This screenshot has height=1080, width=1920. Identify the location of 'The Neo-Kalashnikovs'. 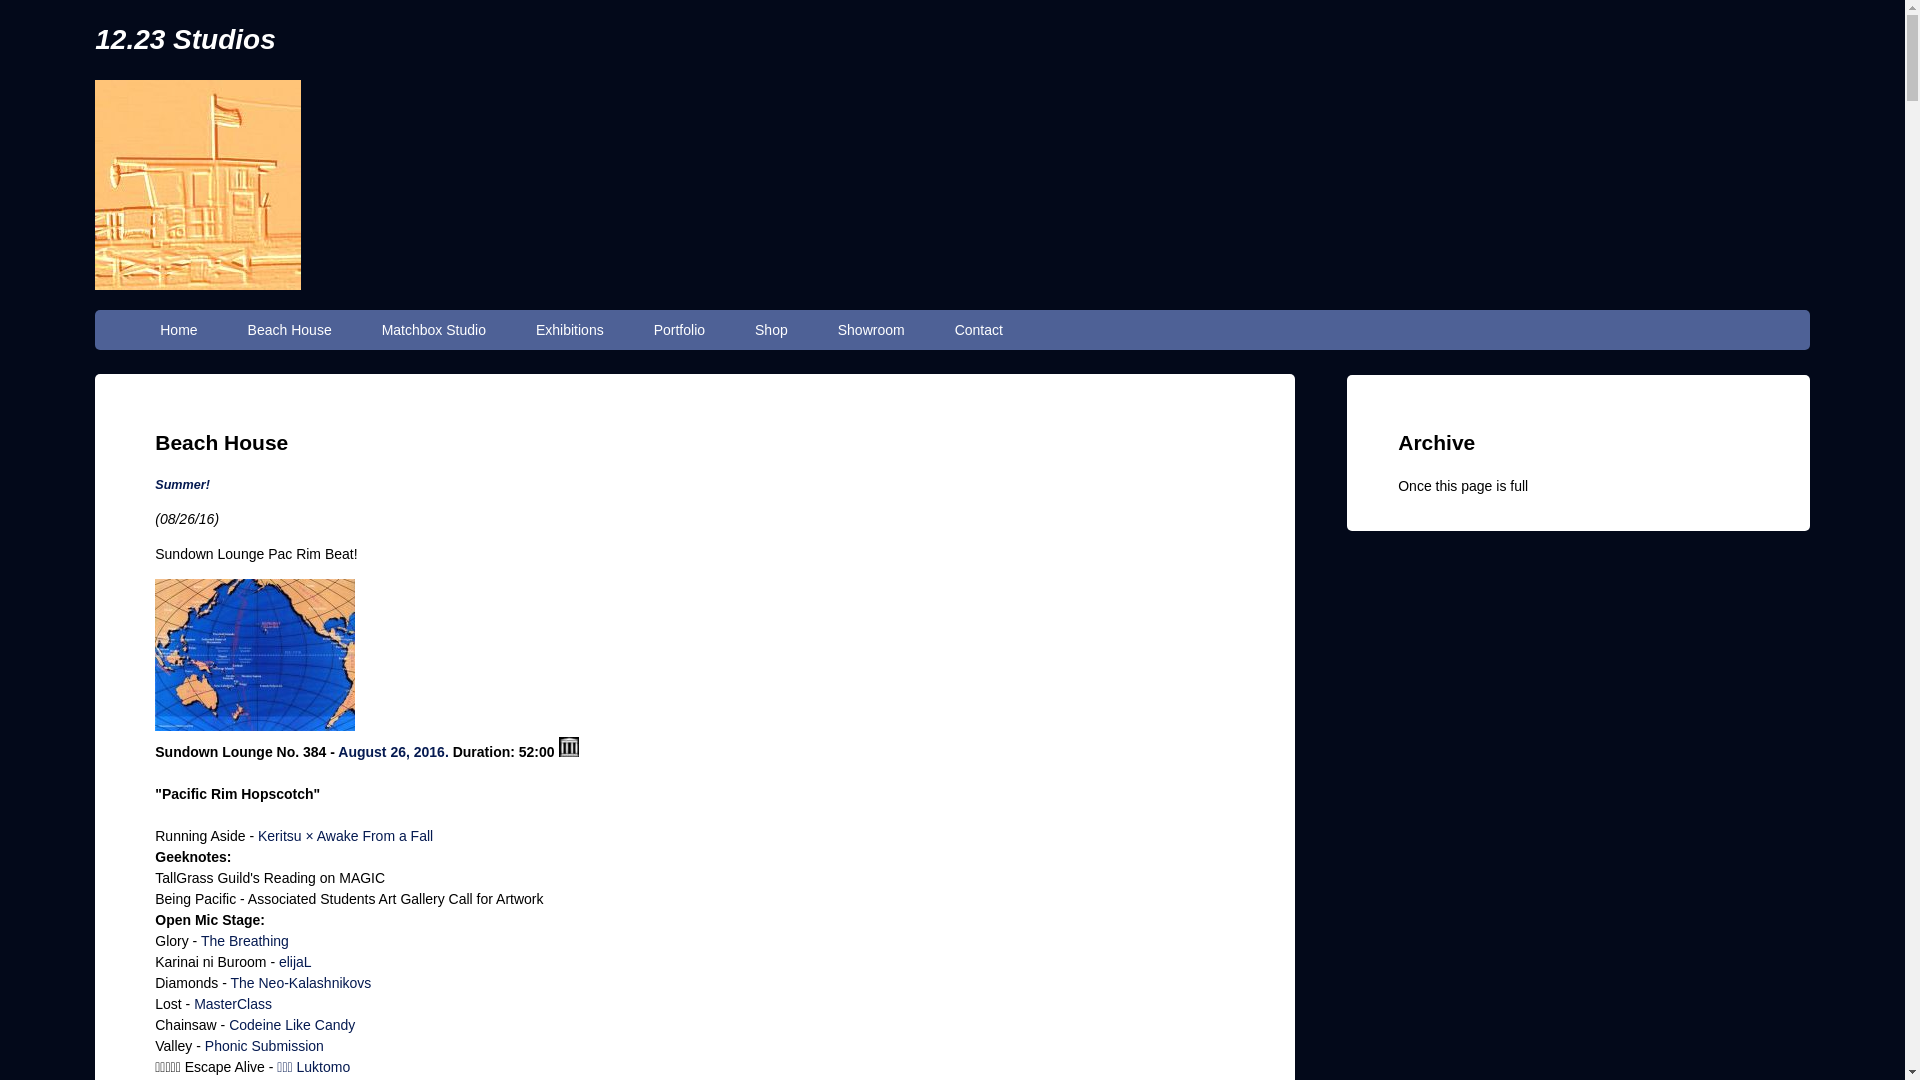
(299, 982).